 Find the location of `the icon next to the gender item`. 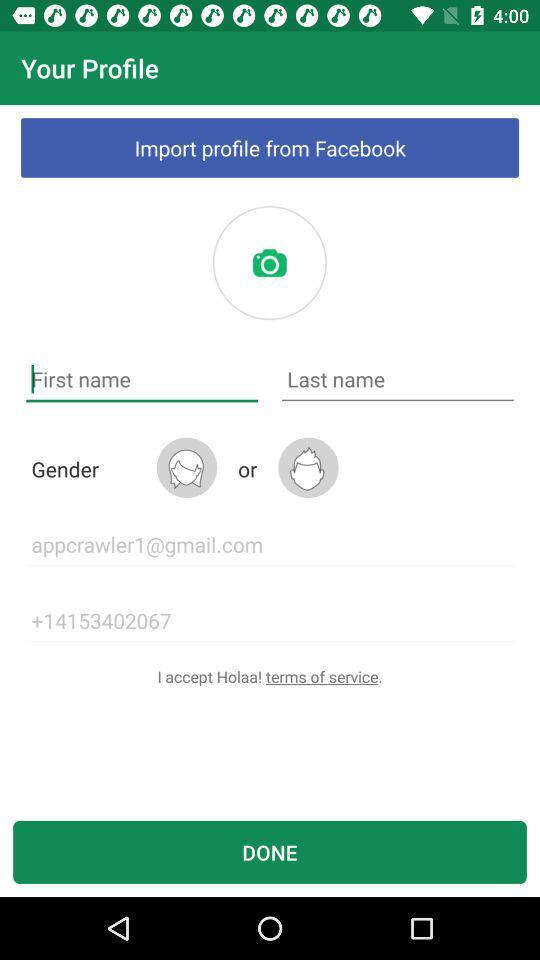

the icon next to the gender item is located at coordinates (186, 467).